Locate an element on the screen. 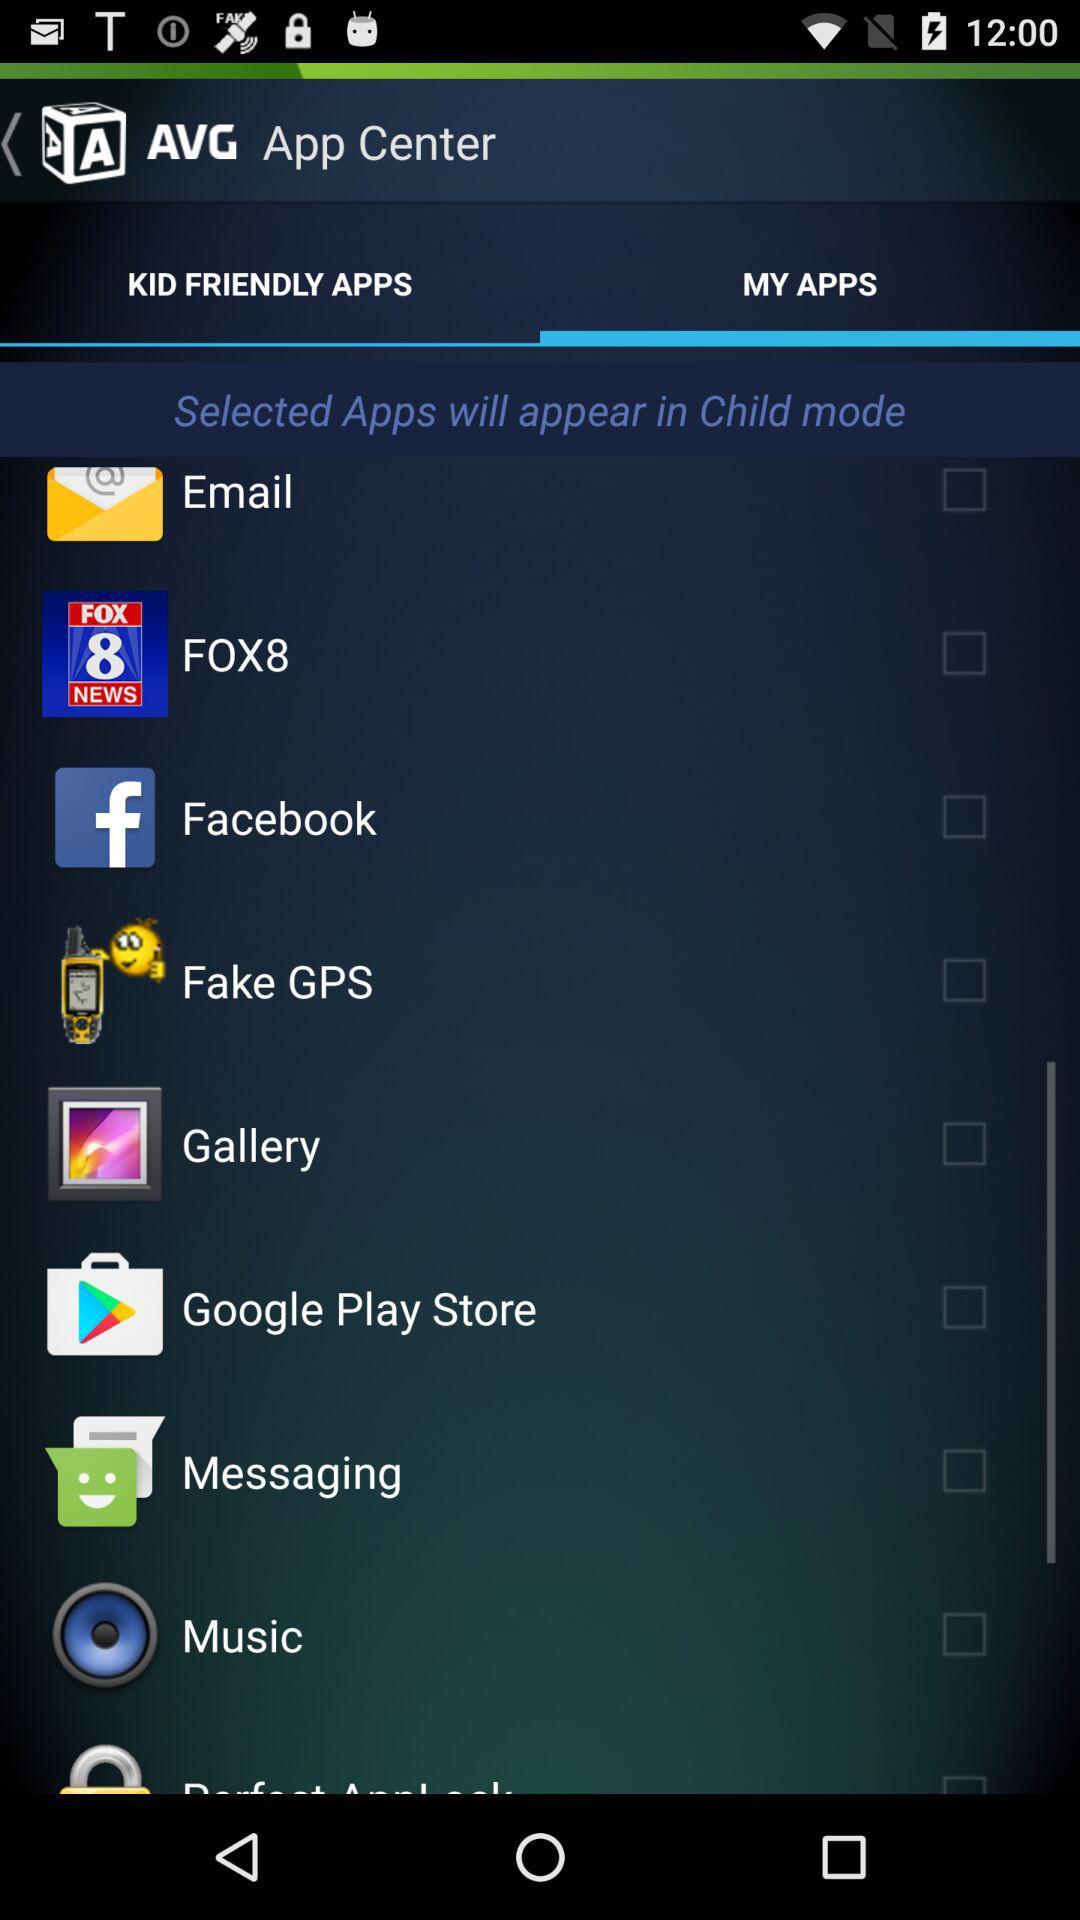 The image size is (1080, 1920). the app is located at coordinates (993, 980).